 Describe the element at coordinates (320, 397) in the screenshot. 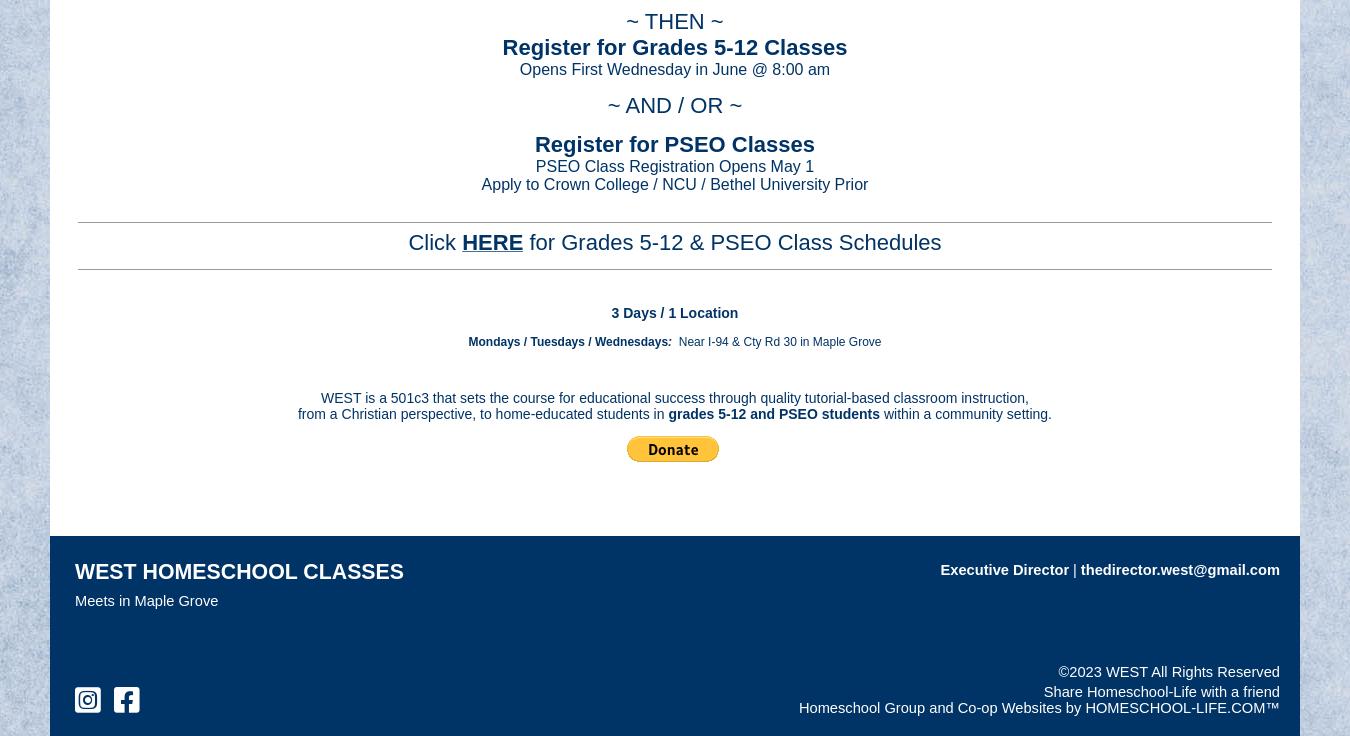

I see `'WEST is a 501c3 that sets the course for educational success through quality tutorial-based classroom instruction,'` at that location.